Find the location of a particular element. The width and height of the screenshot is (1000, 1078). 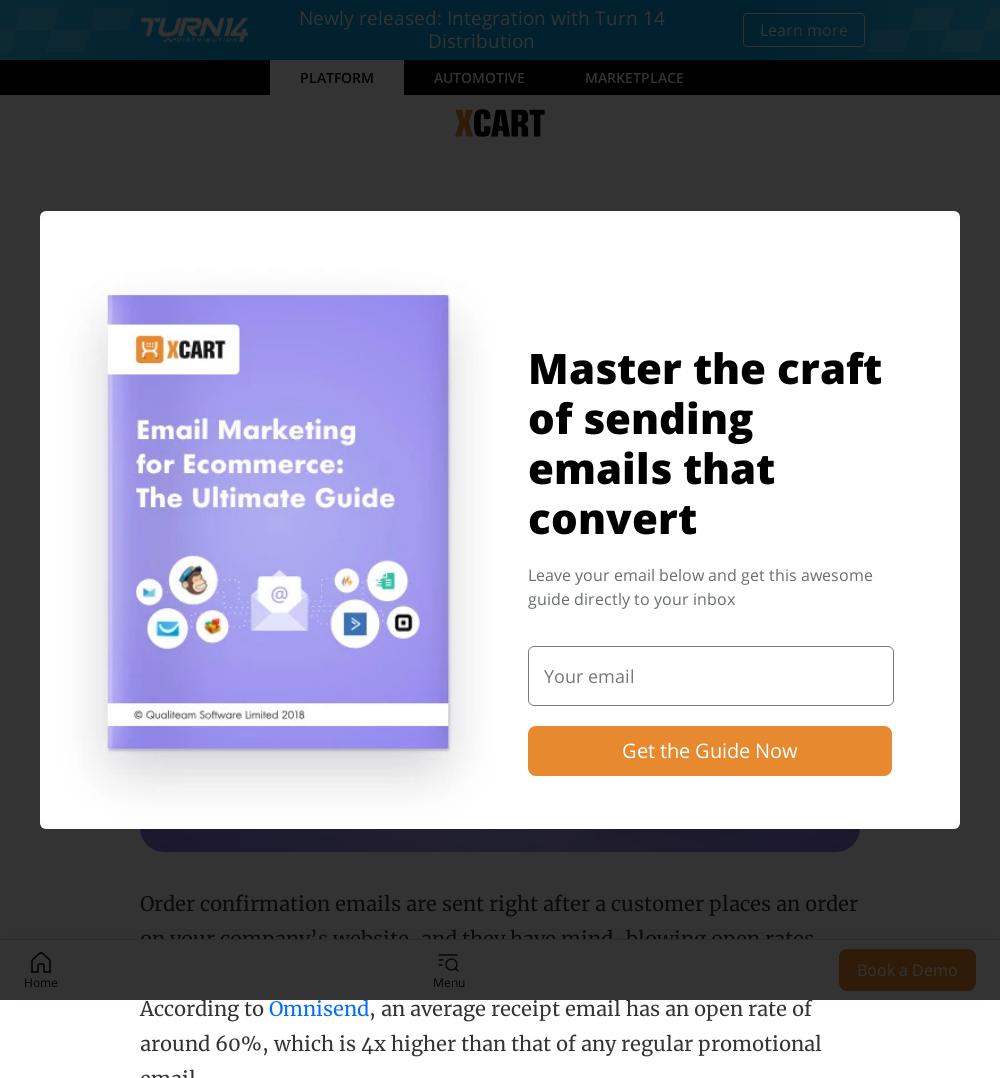

'Automotive' is located at coordinates (434, 76).